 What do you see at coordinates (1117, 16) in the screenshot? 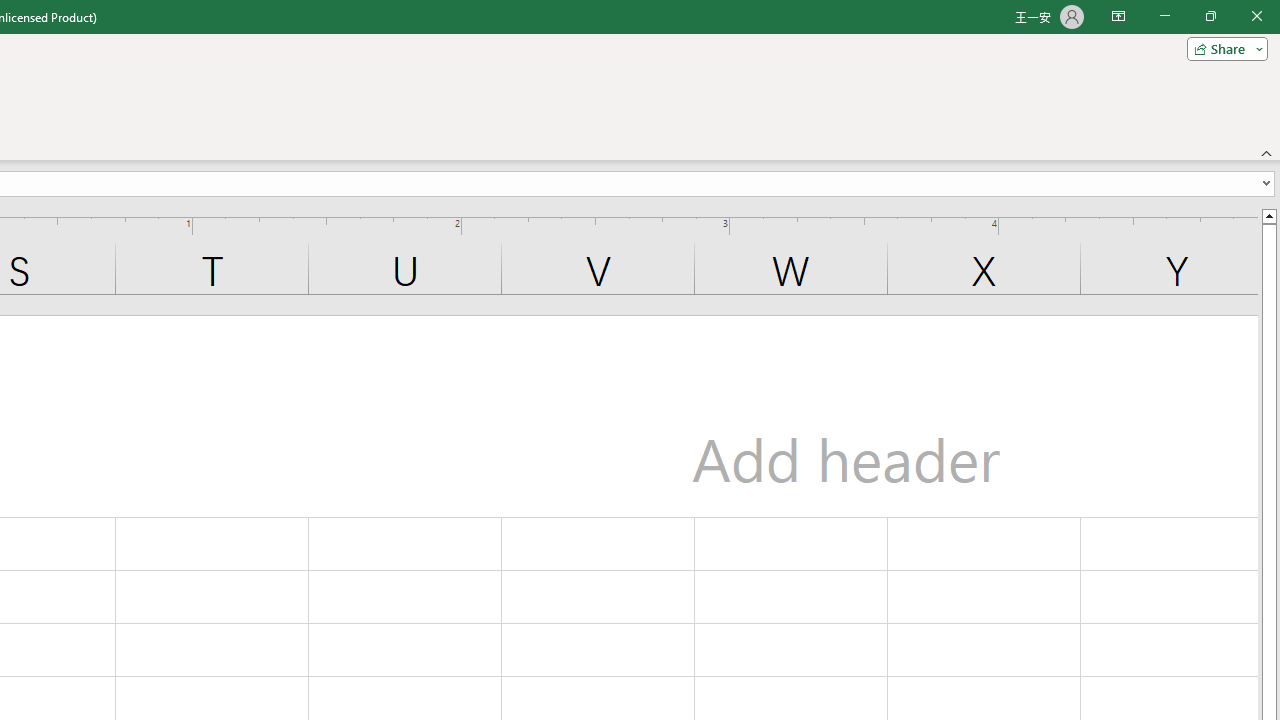
I see `'Ribbon Display Options'` at bounding box center [1117, 16].